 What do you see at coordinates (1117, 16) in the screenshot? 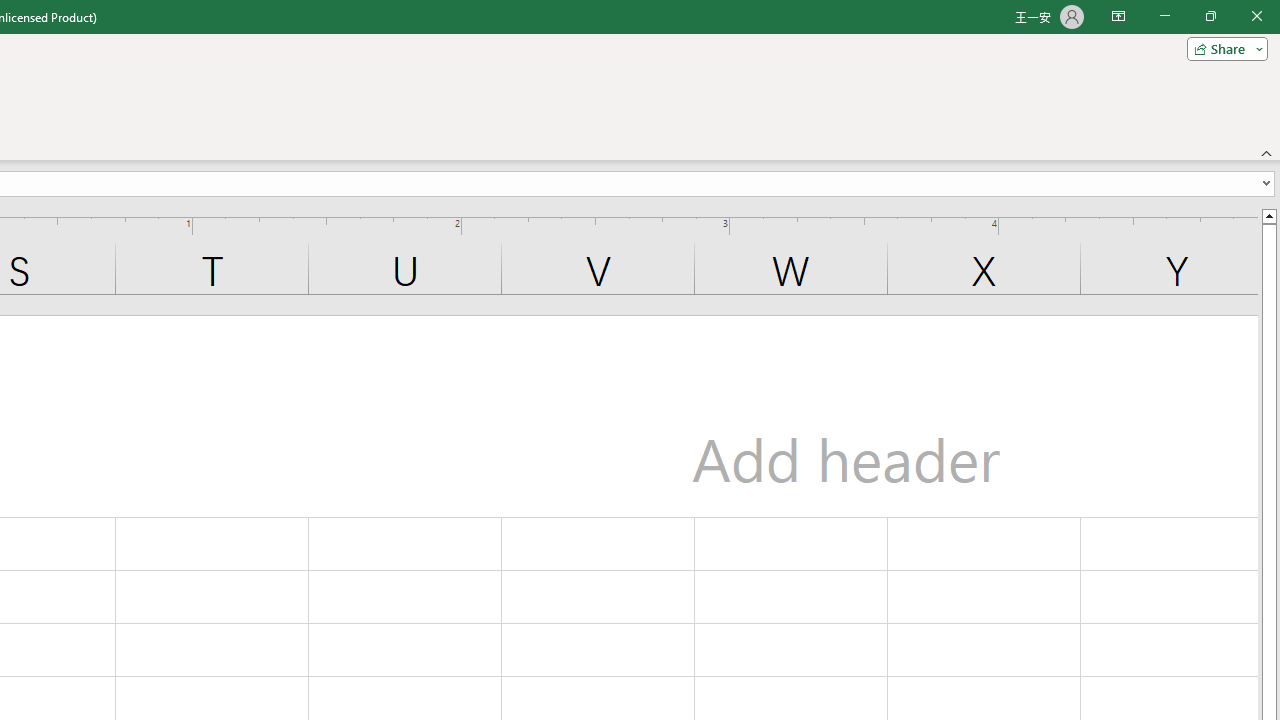
I see `'Ribbon Display Options'` at bounding box center [1117, 16].